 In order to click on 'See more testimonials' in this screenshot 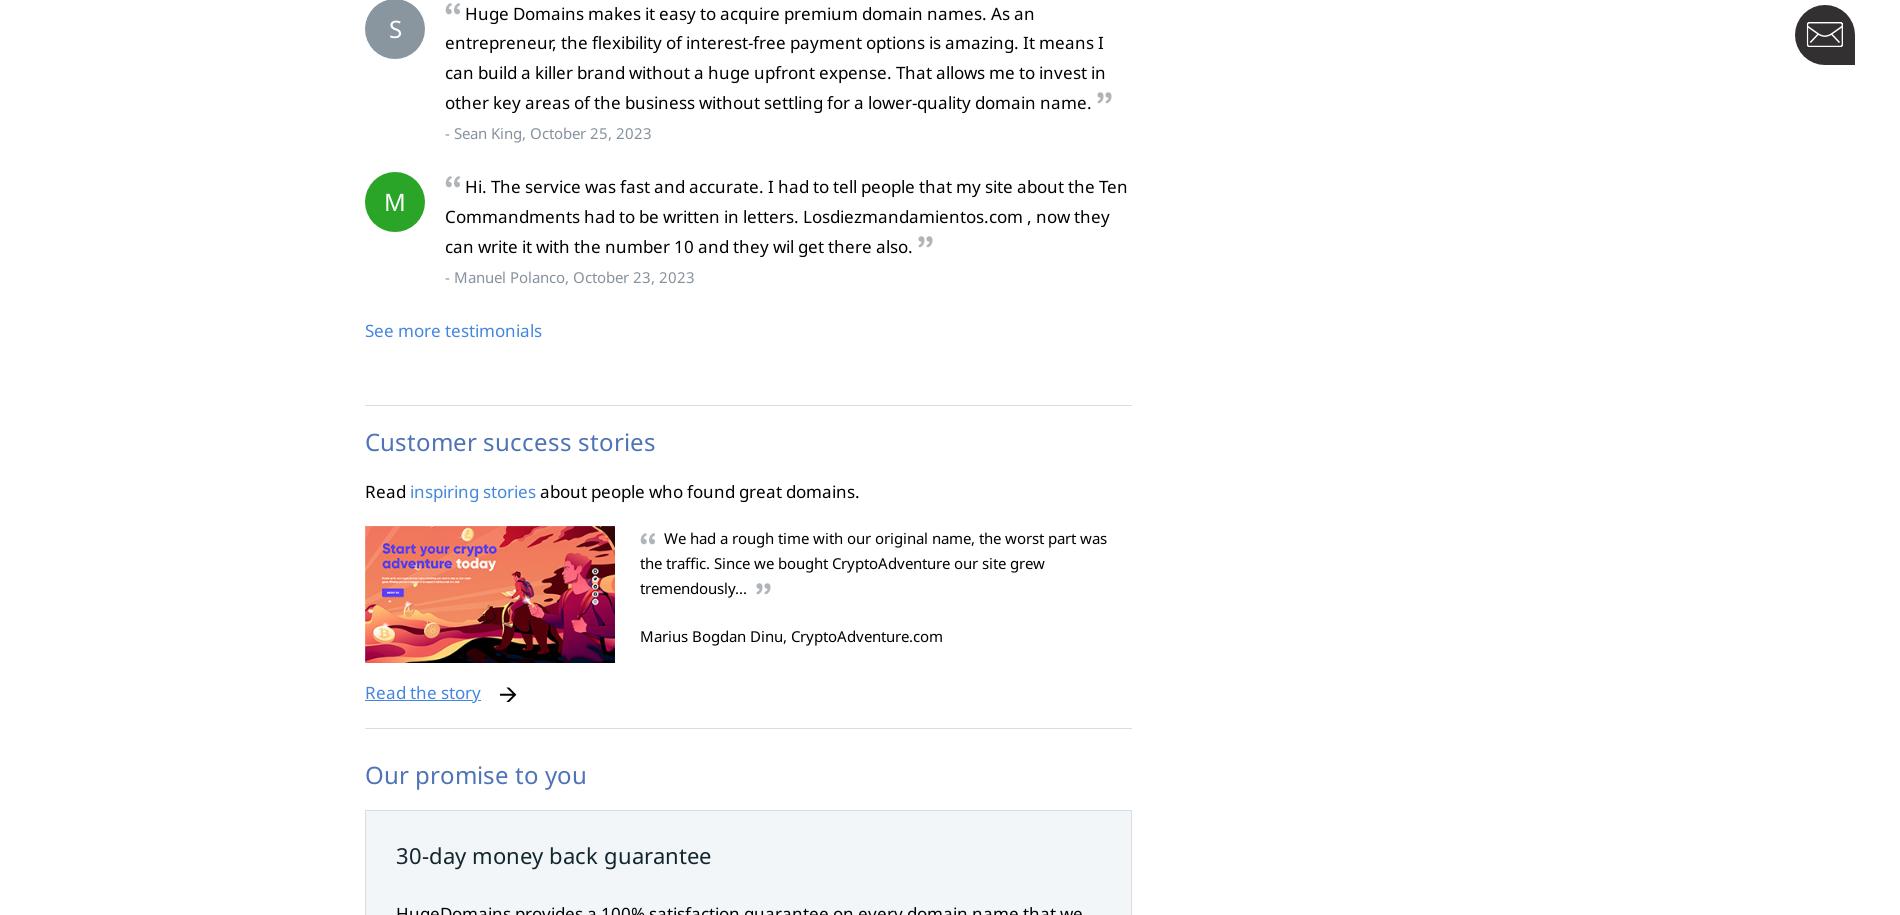, I will do `click(452, 330)`.